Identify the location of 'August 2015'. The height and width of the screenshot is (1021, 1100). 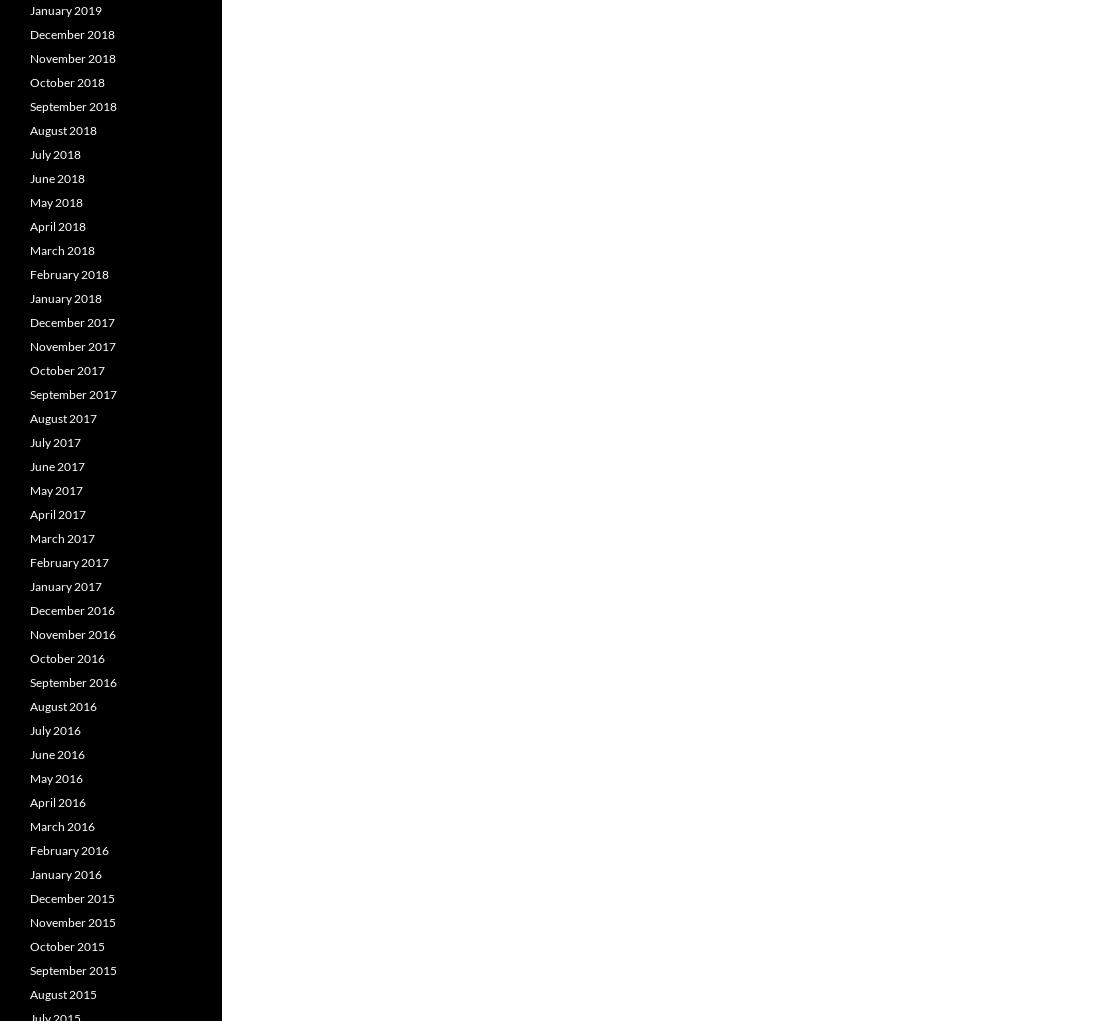
(62, 994).